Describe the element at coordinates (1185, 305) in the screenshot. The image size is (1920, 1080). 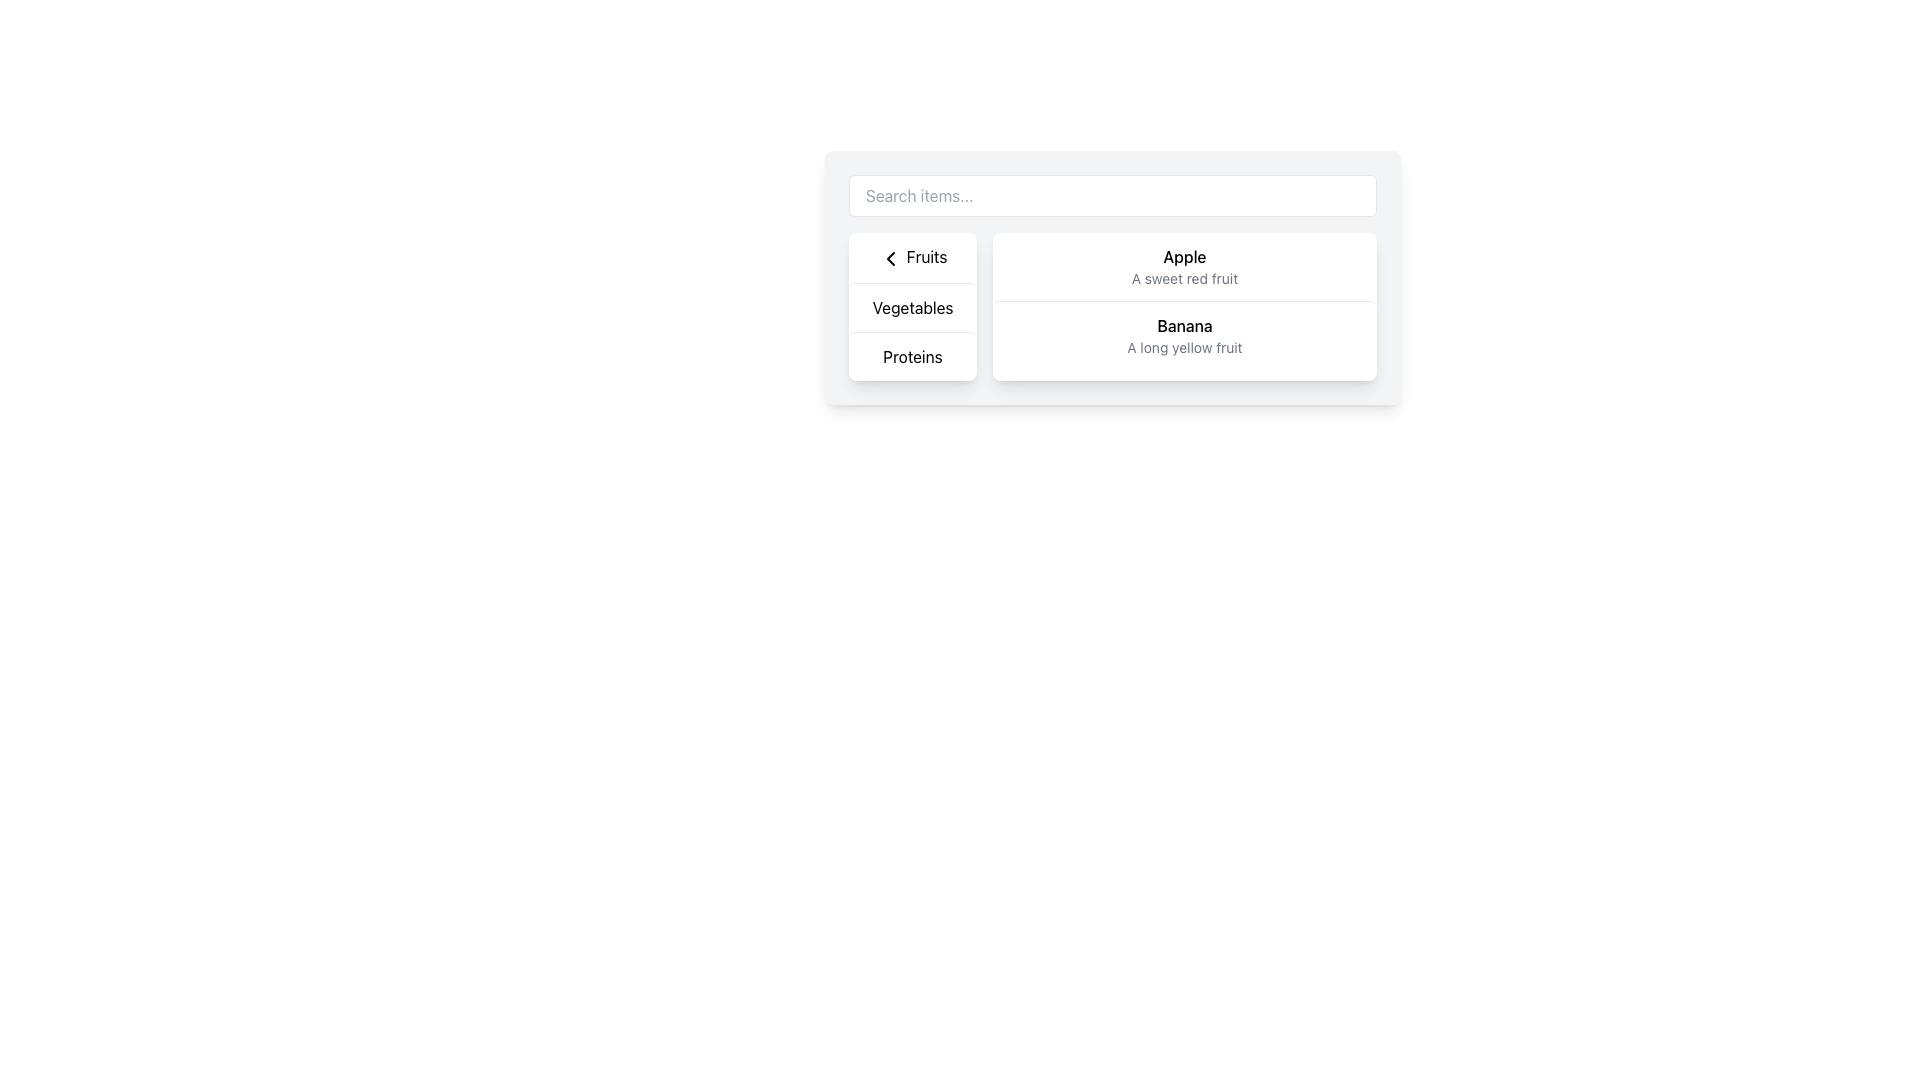
I see `the 'Banana' entry in the content panel that lists 'Apple' and 'Banana' with descriptions` at that location.